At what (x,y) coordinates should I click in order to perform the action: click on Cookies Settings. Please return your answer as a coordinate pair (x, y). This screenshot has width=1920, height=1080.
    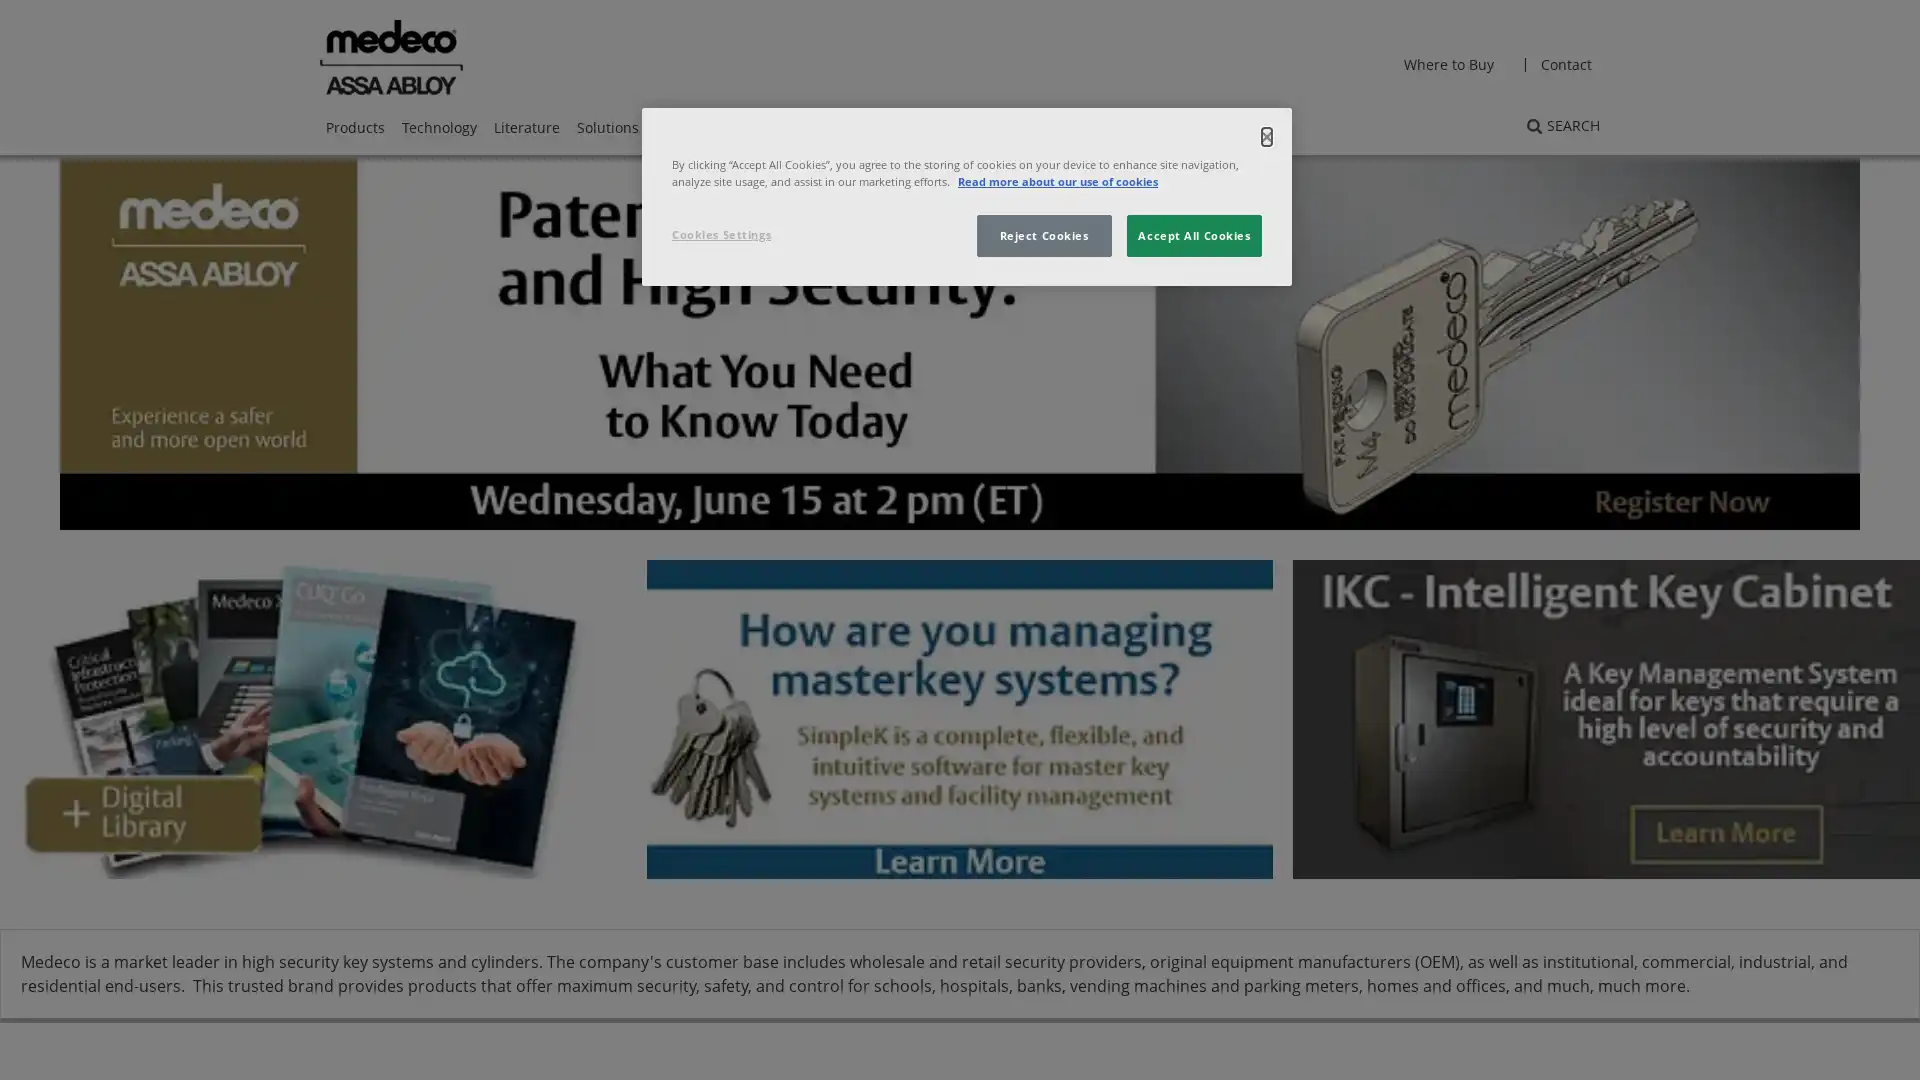
    Looking at the image, I should click on (738, 234).